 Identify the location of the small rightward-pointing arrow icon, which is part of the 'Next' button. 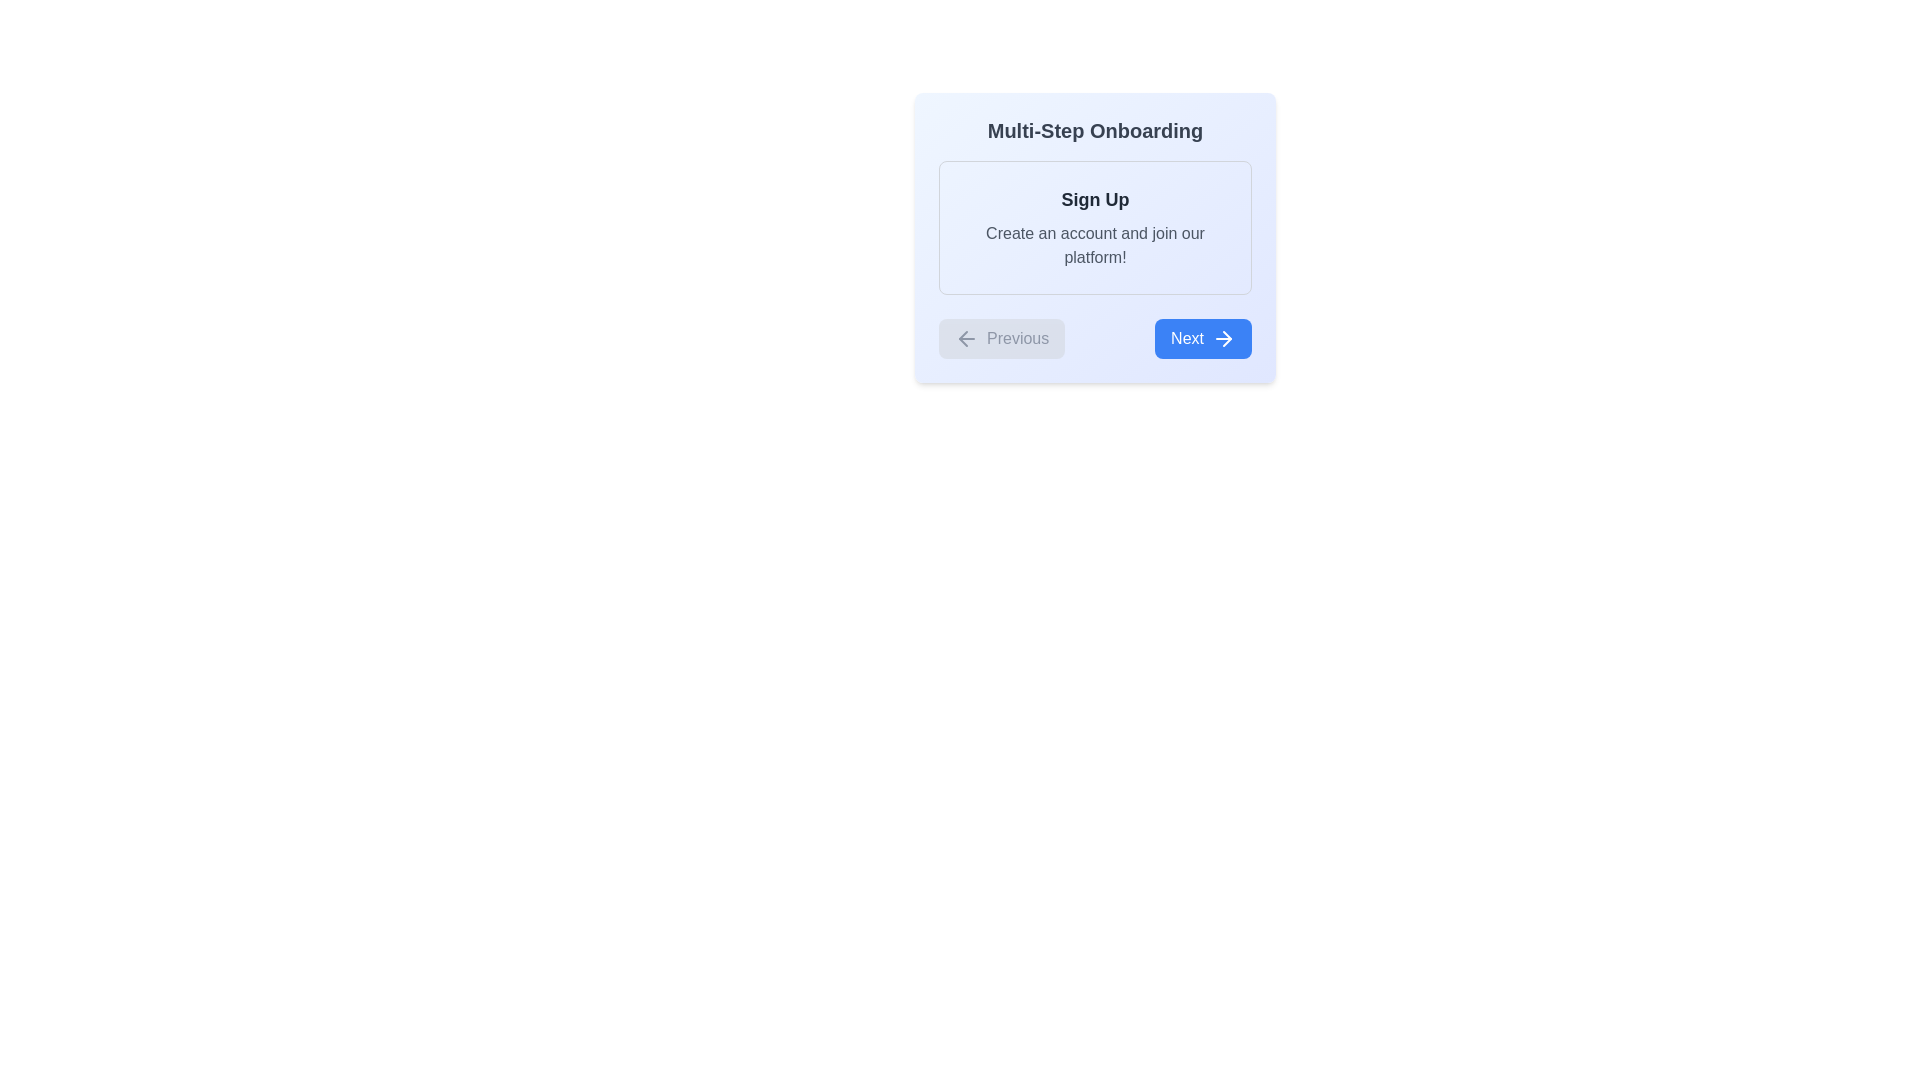
(1226, 338).